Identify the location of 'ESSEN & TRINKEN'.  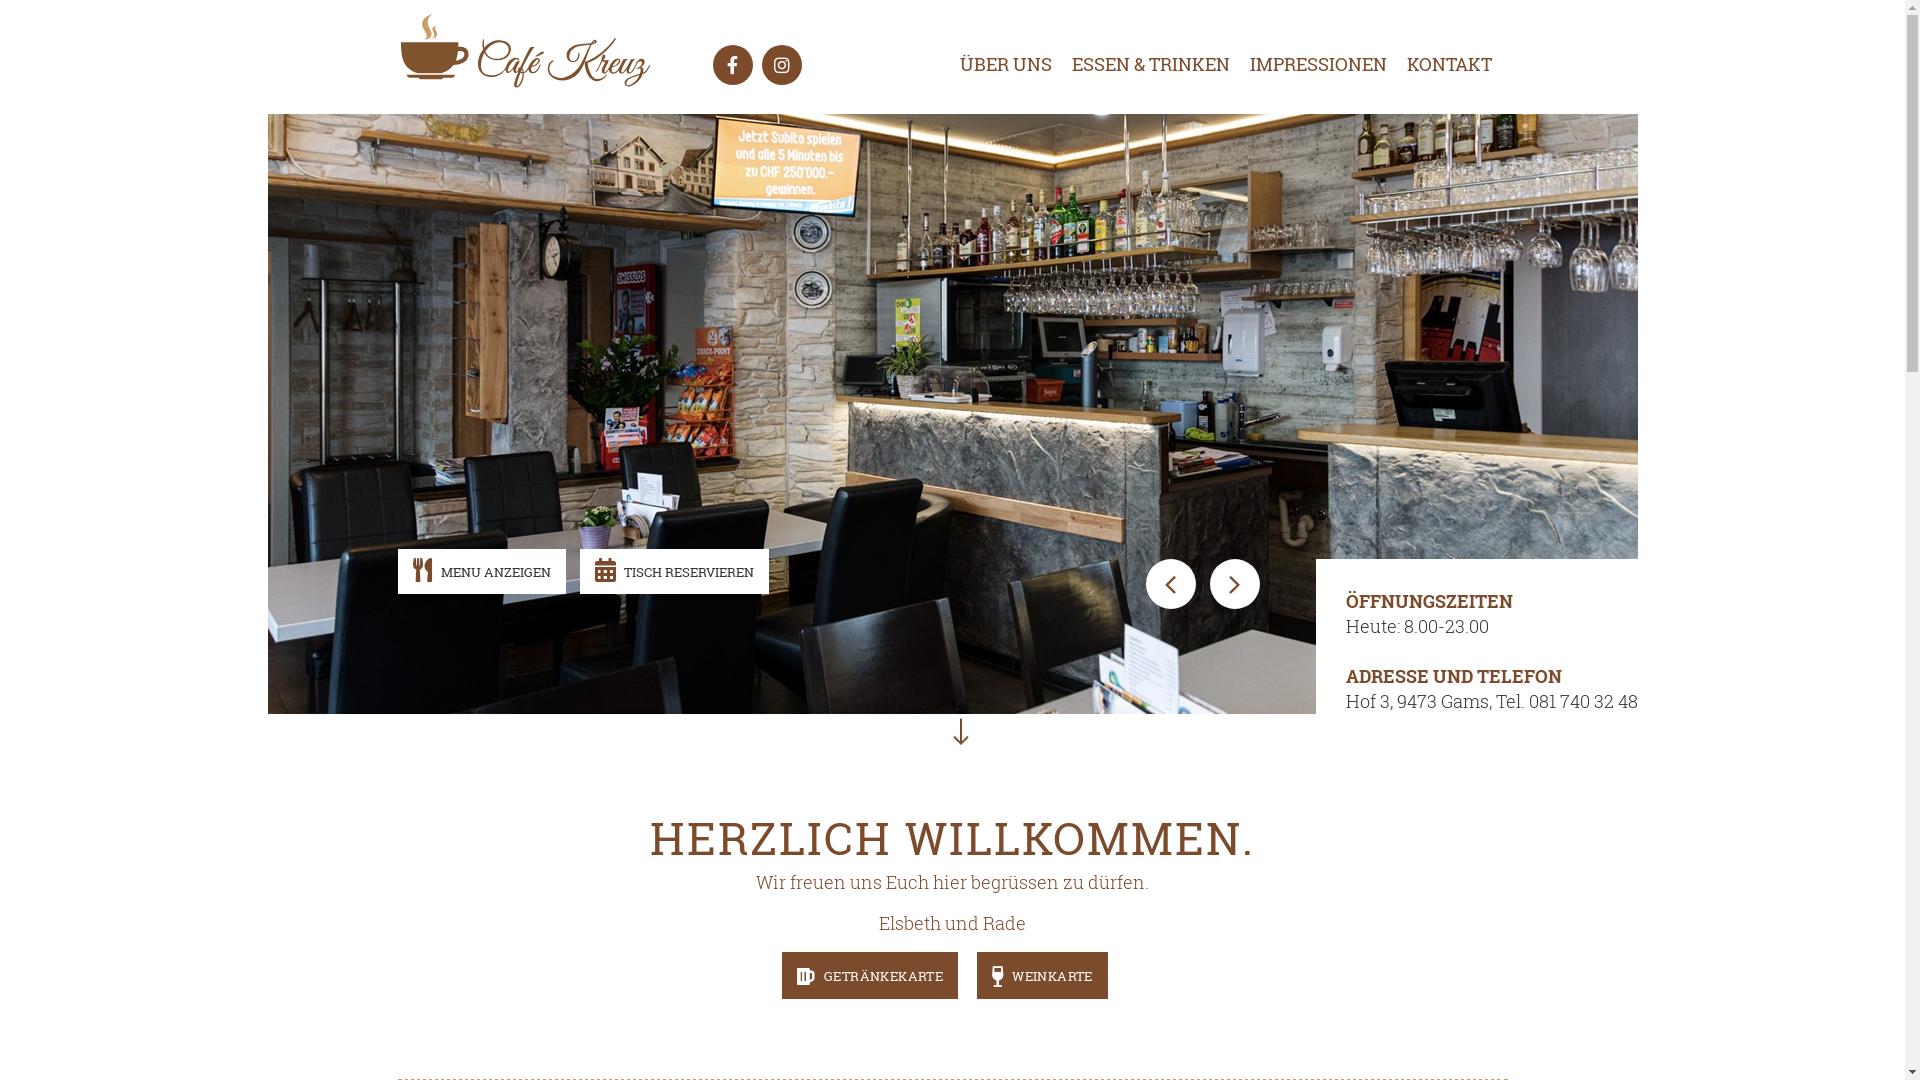
(1141, 63).